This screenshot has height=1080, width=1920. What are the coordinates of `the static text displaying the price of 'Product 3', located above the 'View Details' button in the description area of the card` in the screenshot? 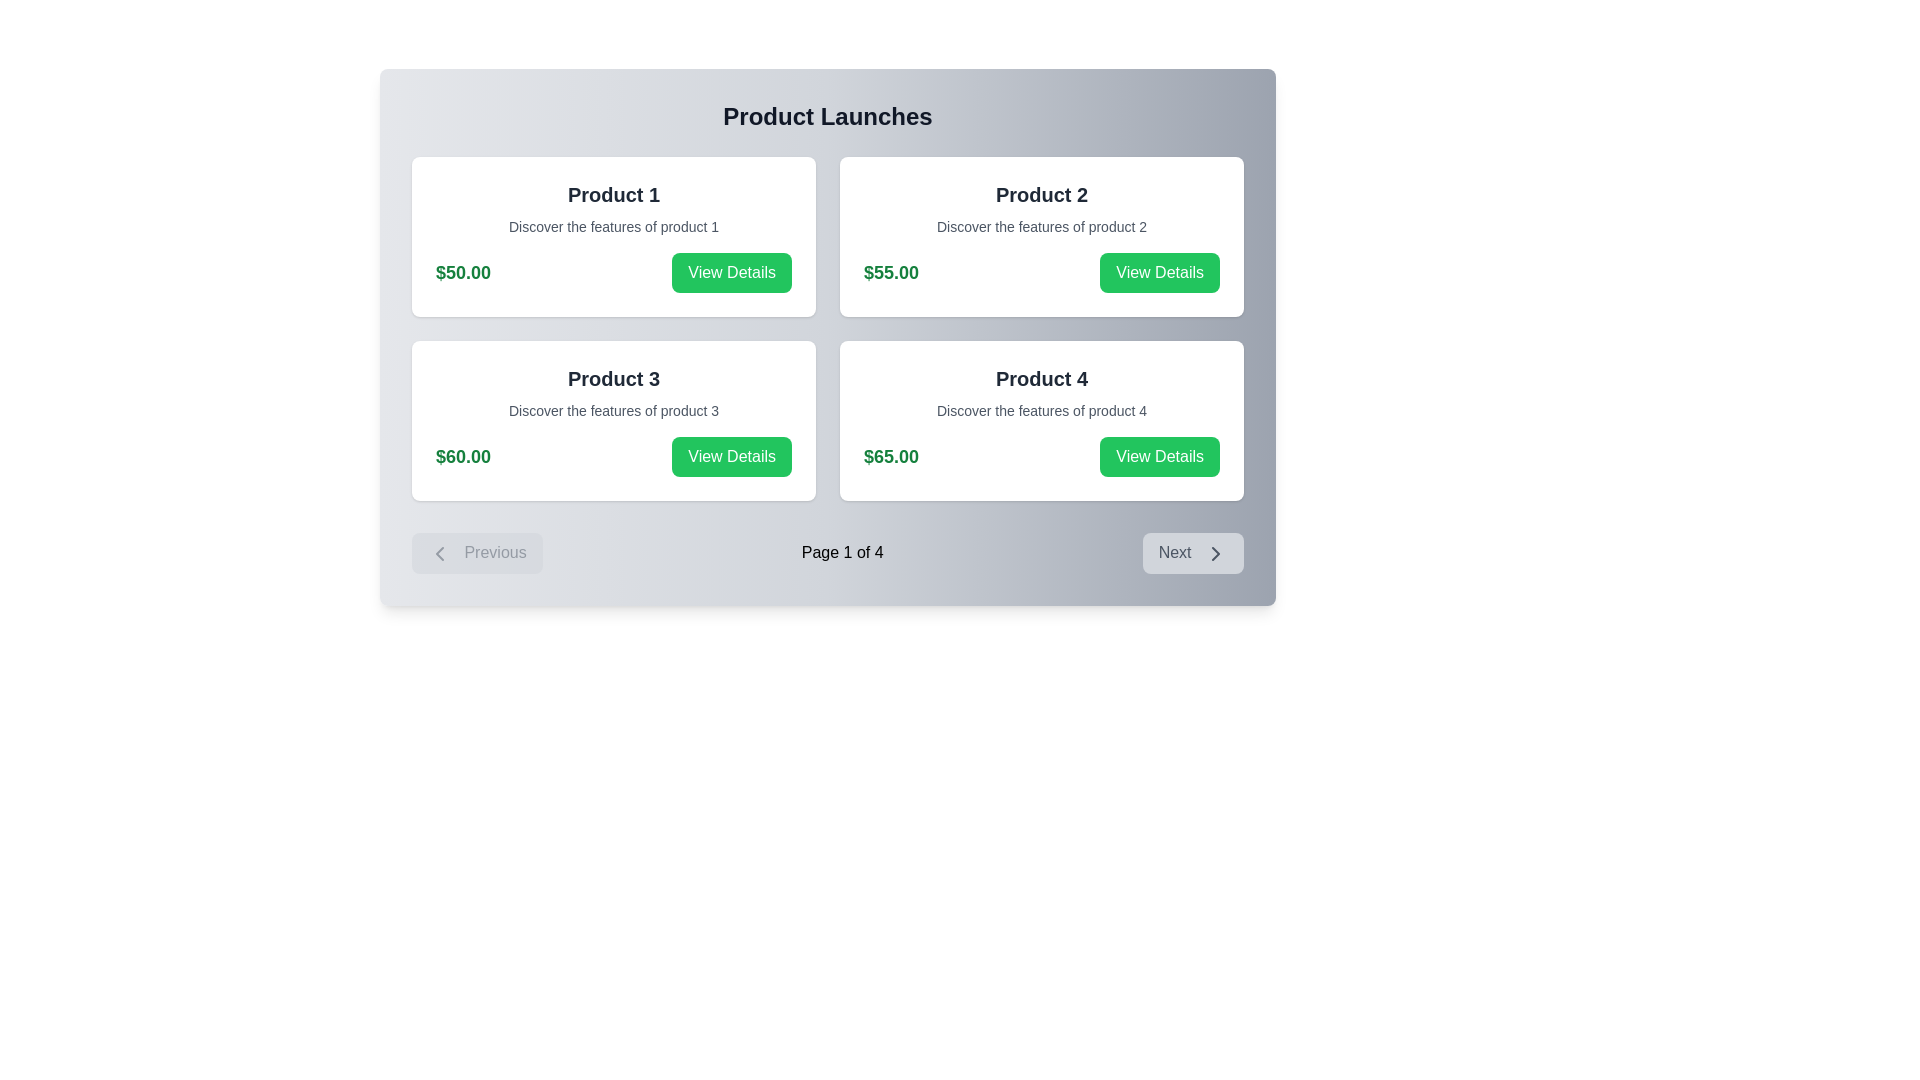 It's located at (462, 456).